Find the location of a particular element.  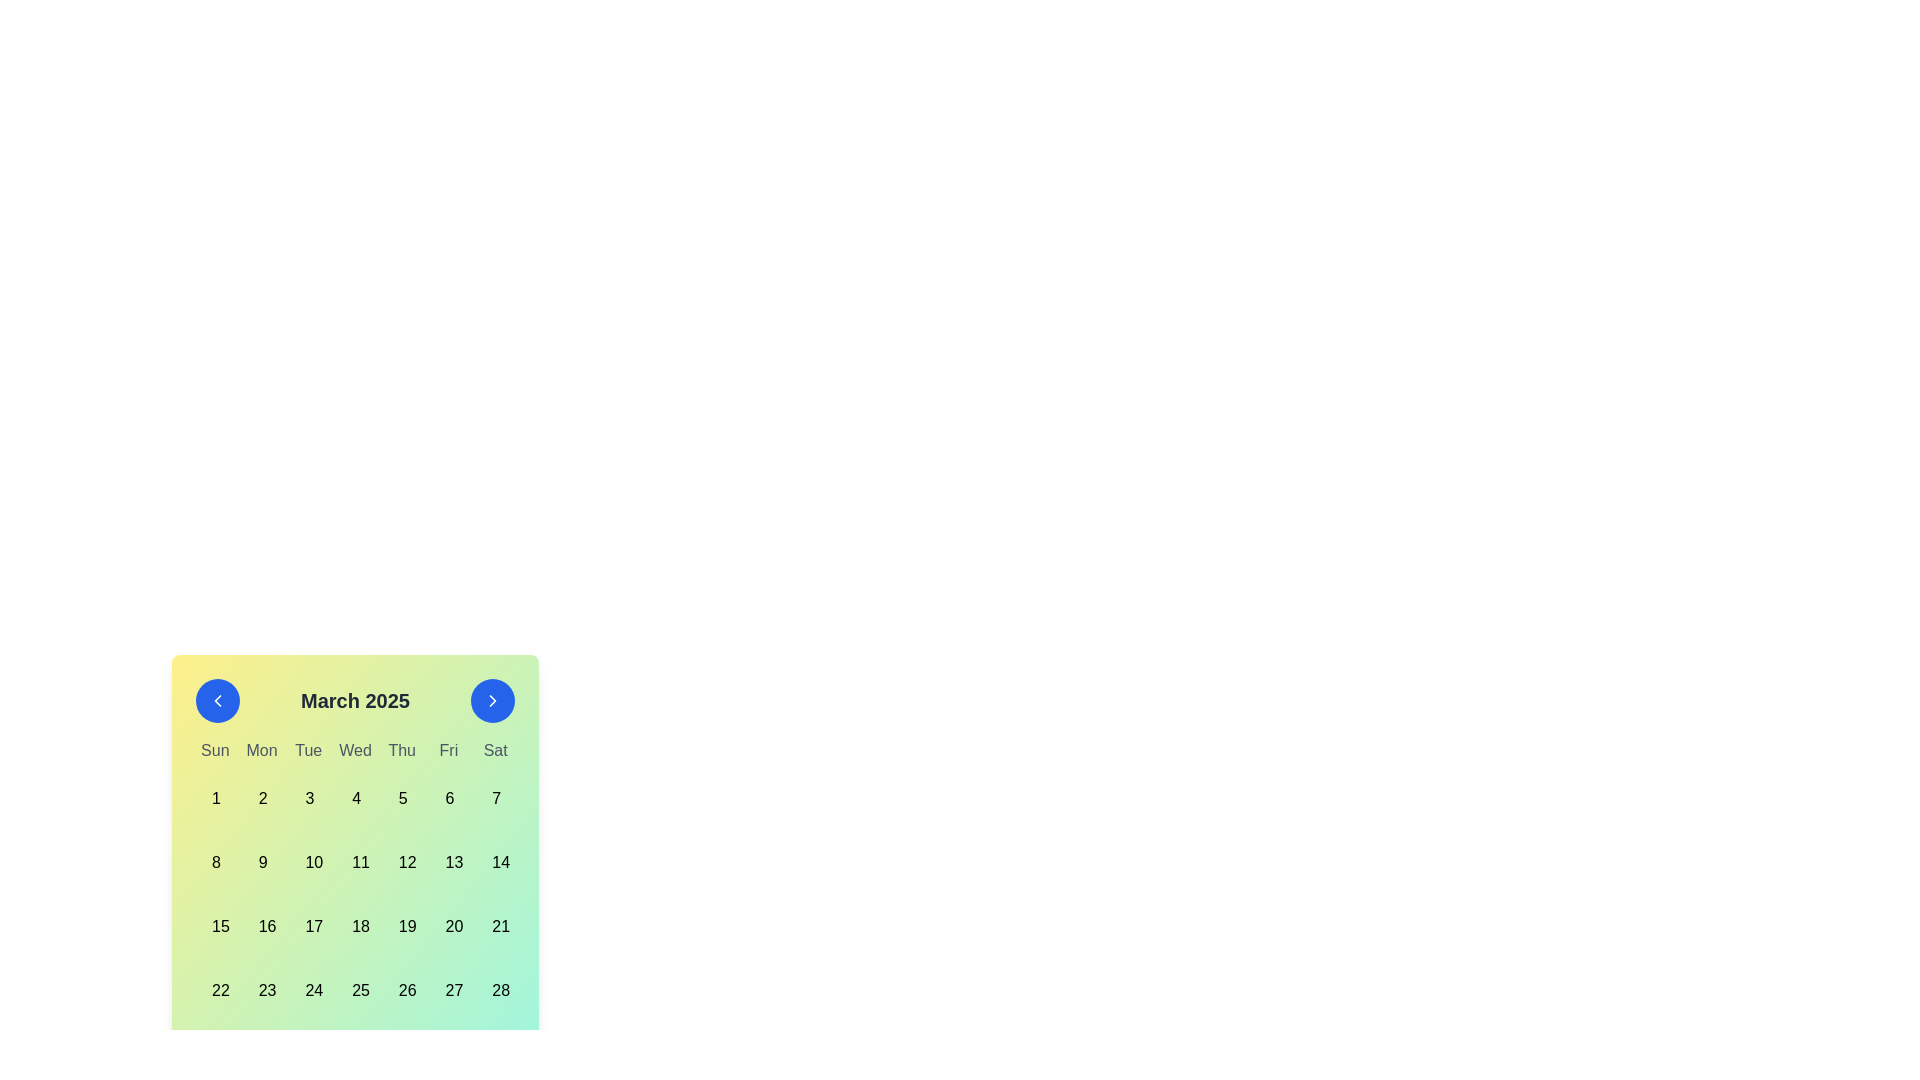

the Clickable day cell representing the date '8' in the calendar is located at coordinates (215, 862).